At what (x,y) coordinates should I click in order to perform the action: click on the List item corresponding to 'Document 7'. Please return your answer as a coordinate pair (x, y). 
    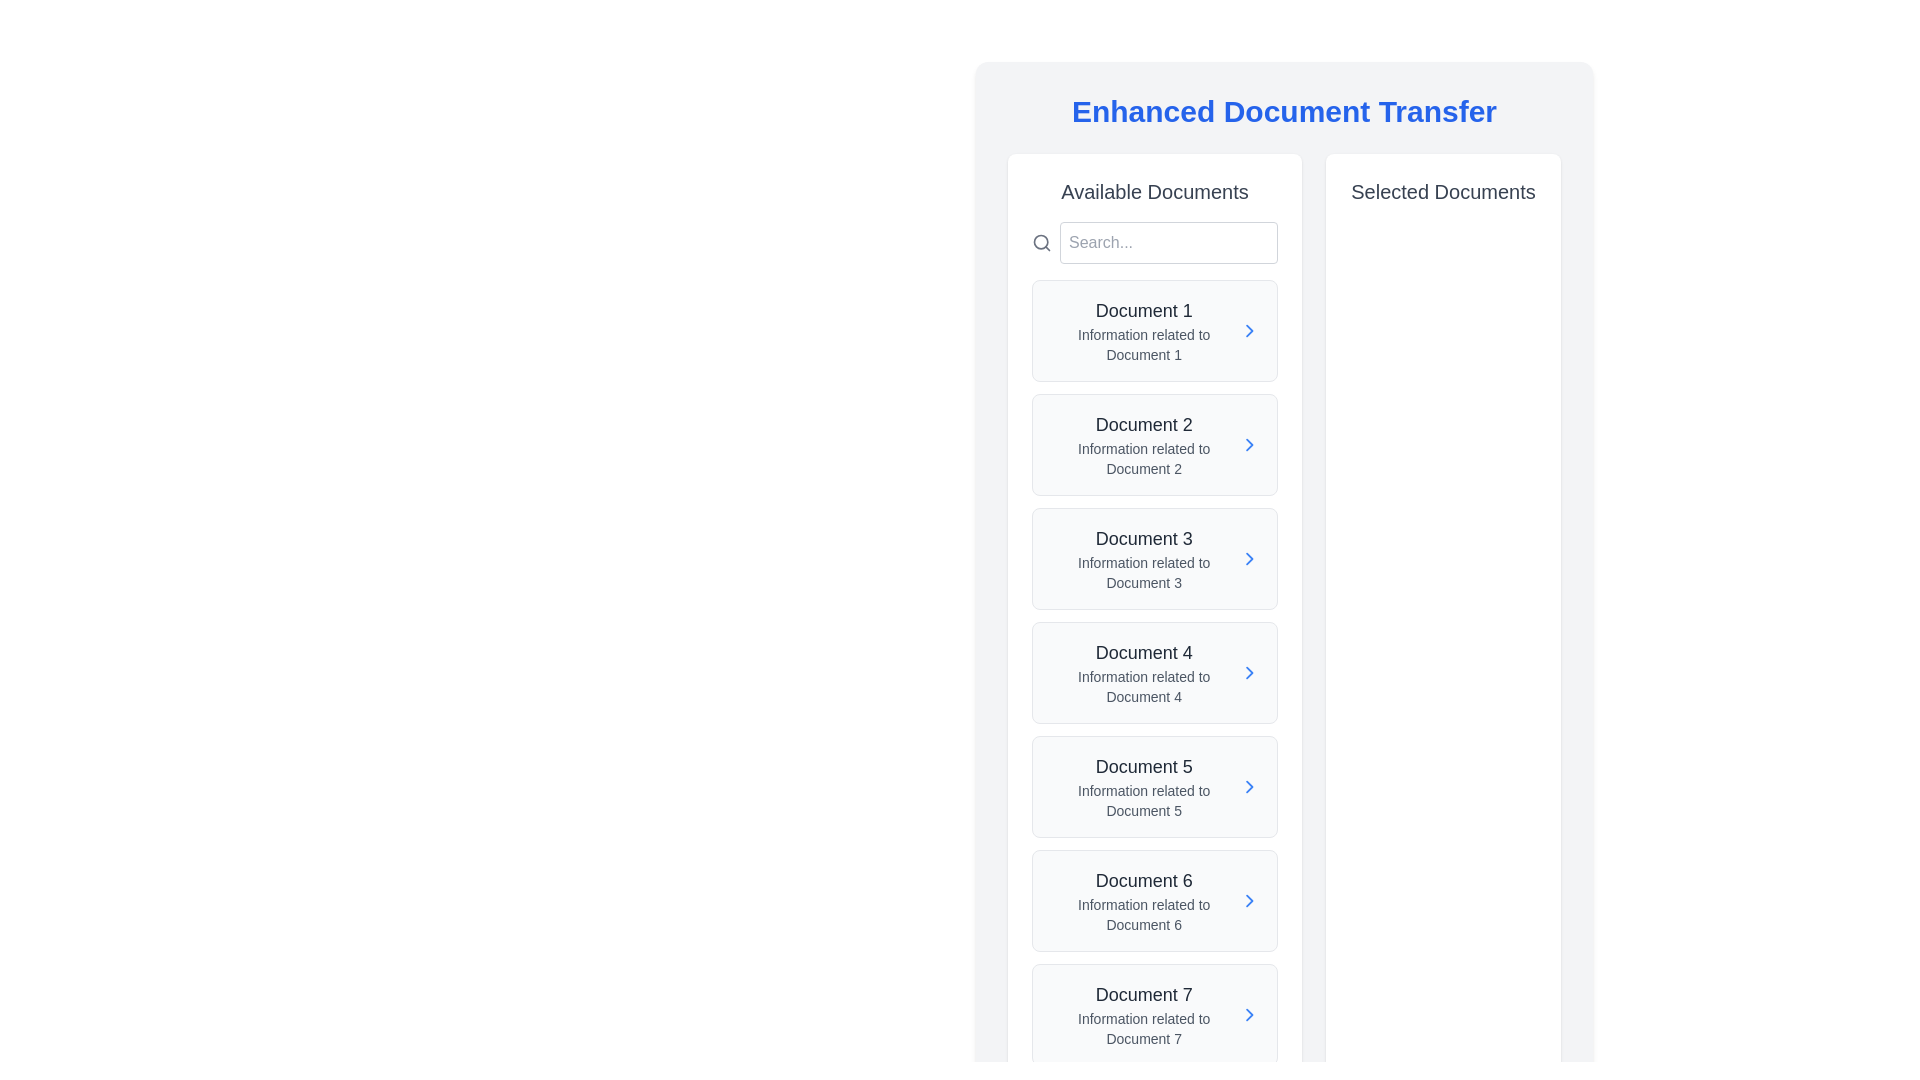
    Looking at the image, I should click on (1155, 1014).